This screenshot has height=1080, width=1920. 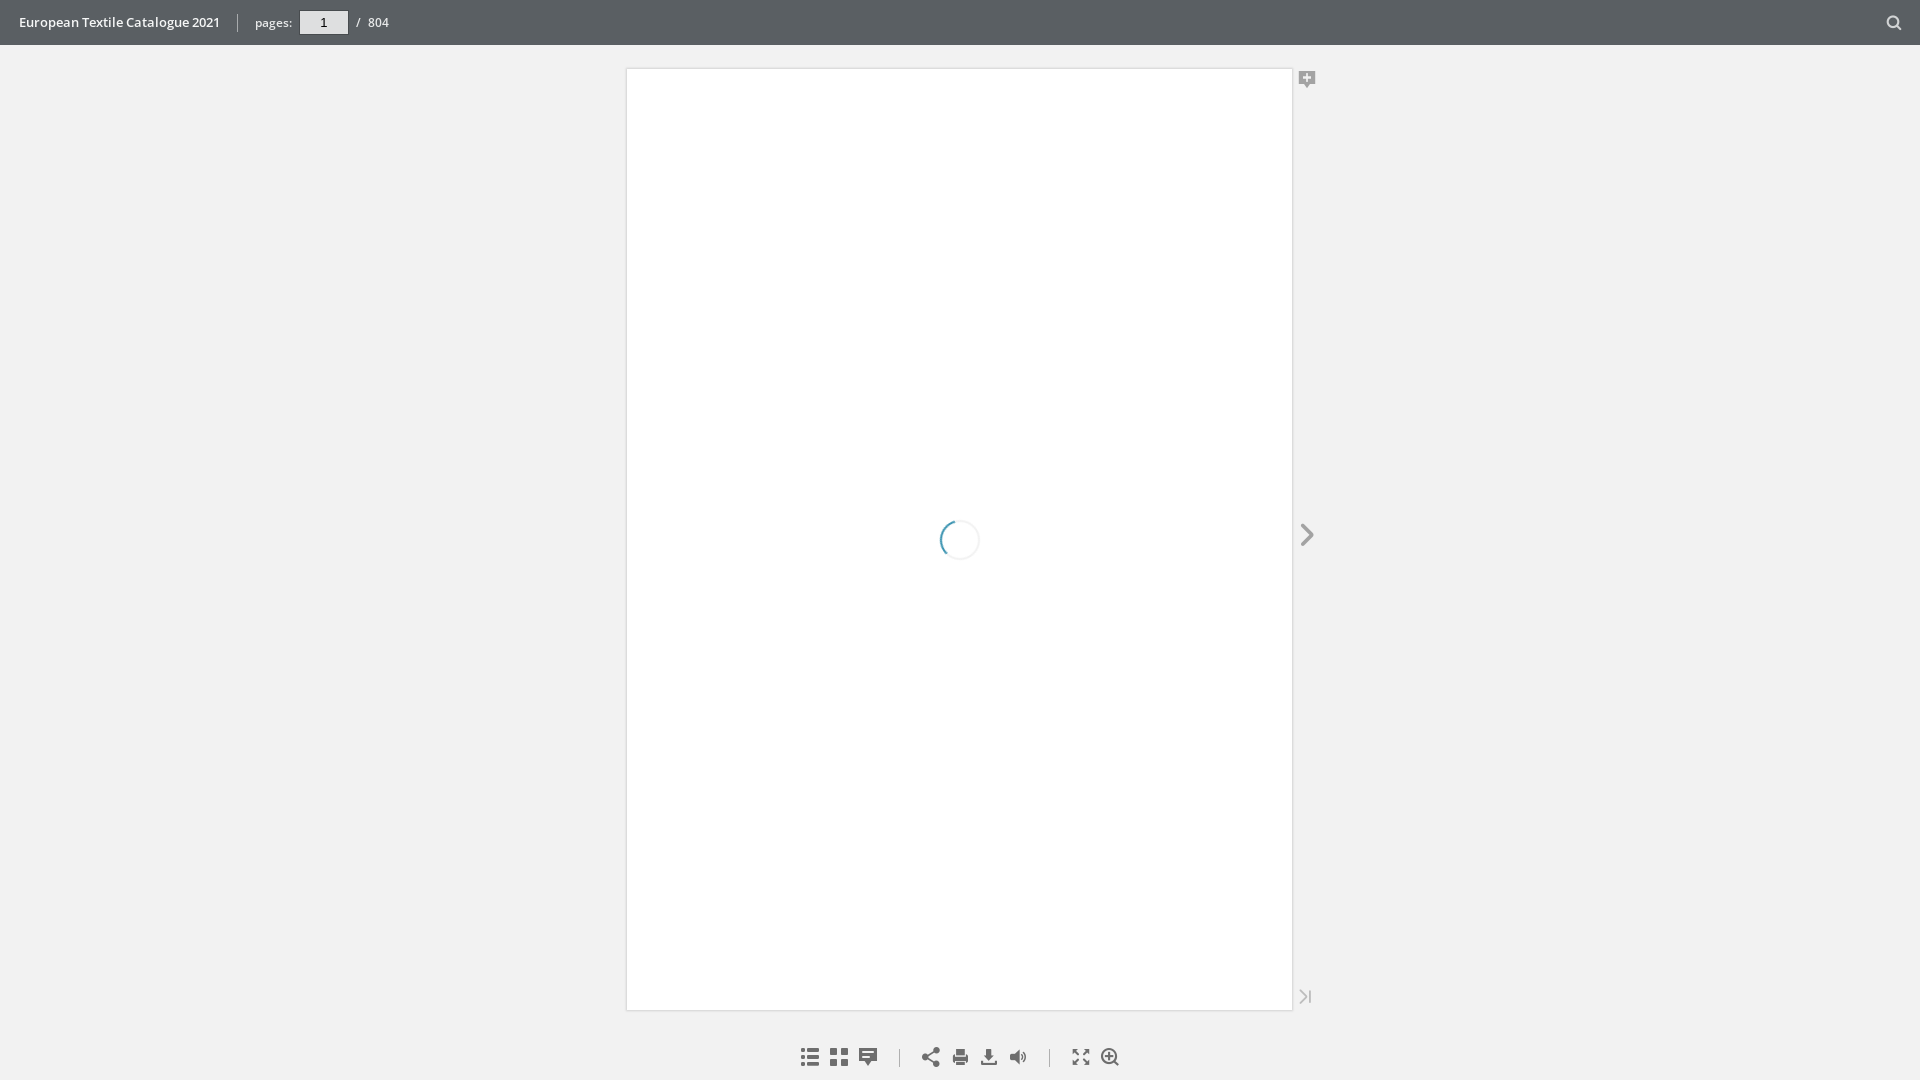 What do you see at coordinates (915, 1056) in the screenshot?
I see `'Share'` at bounding box center [915, 1056].